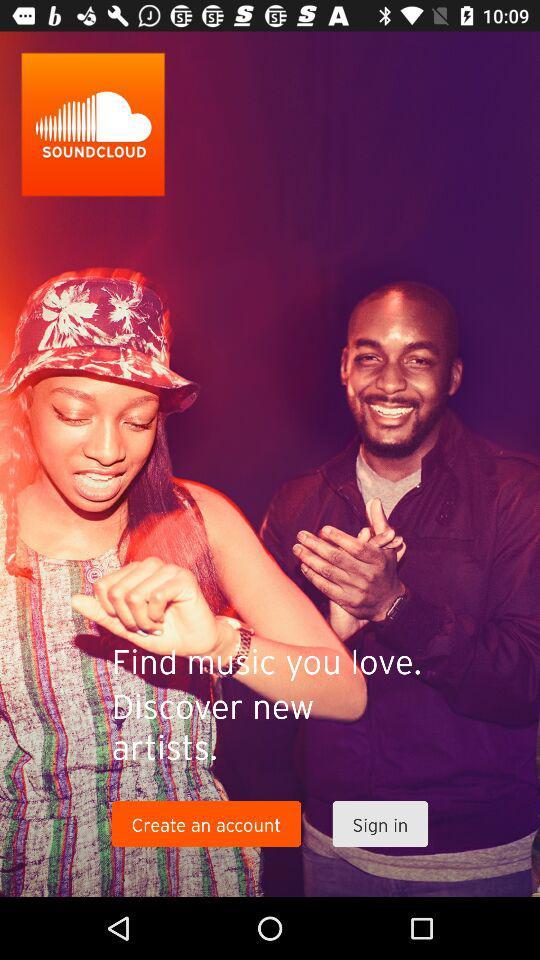 The width and height of the screenshot is (540, 960). Describe the element at coordinates (380, 824) in the screenshot. I see `the item at the bottom right corner` at that location.